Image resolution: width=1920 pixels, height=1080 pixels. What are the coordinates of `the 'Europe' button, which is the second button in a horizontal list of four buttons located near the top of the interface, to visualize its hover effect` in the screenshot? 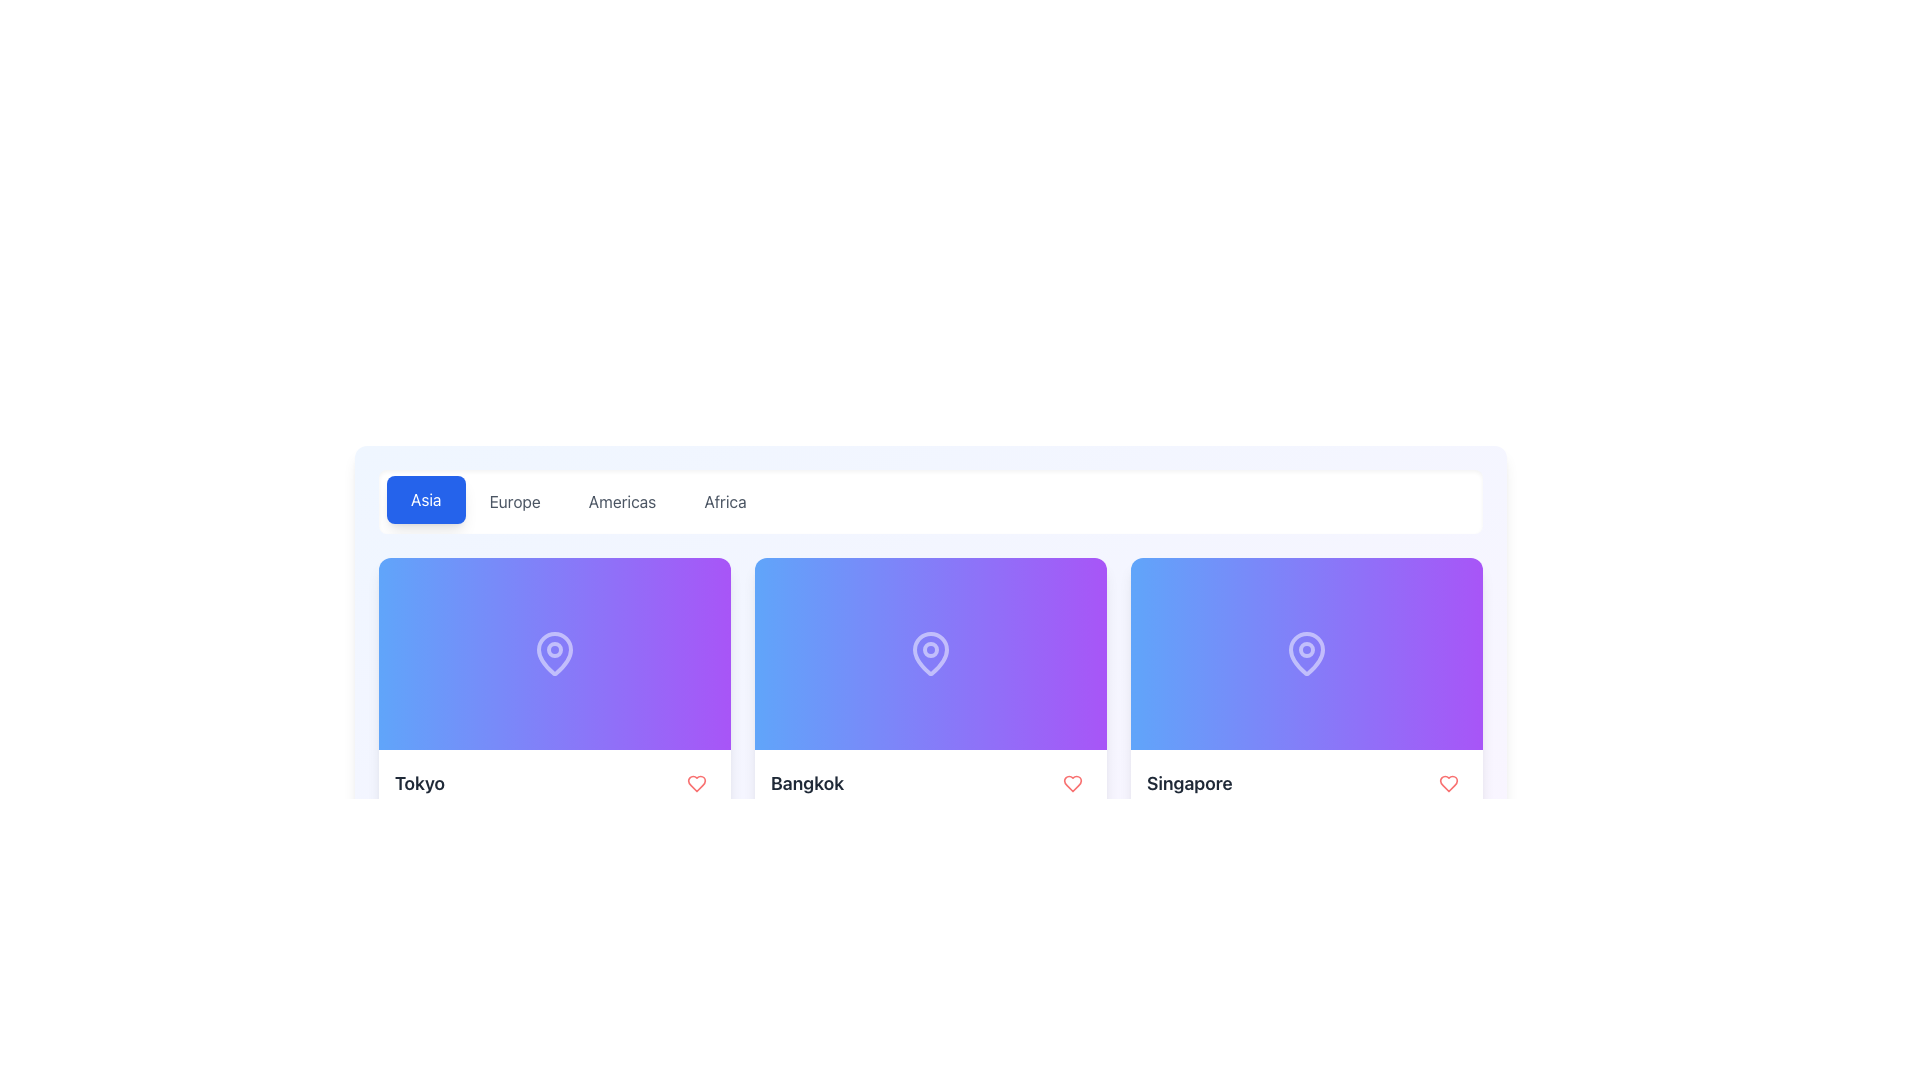 It's located at (515, 500).